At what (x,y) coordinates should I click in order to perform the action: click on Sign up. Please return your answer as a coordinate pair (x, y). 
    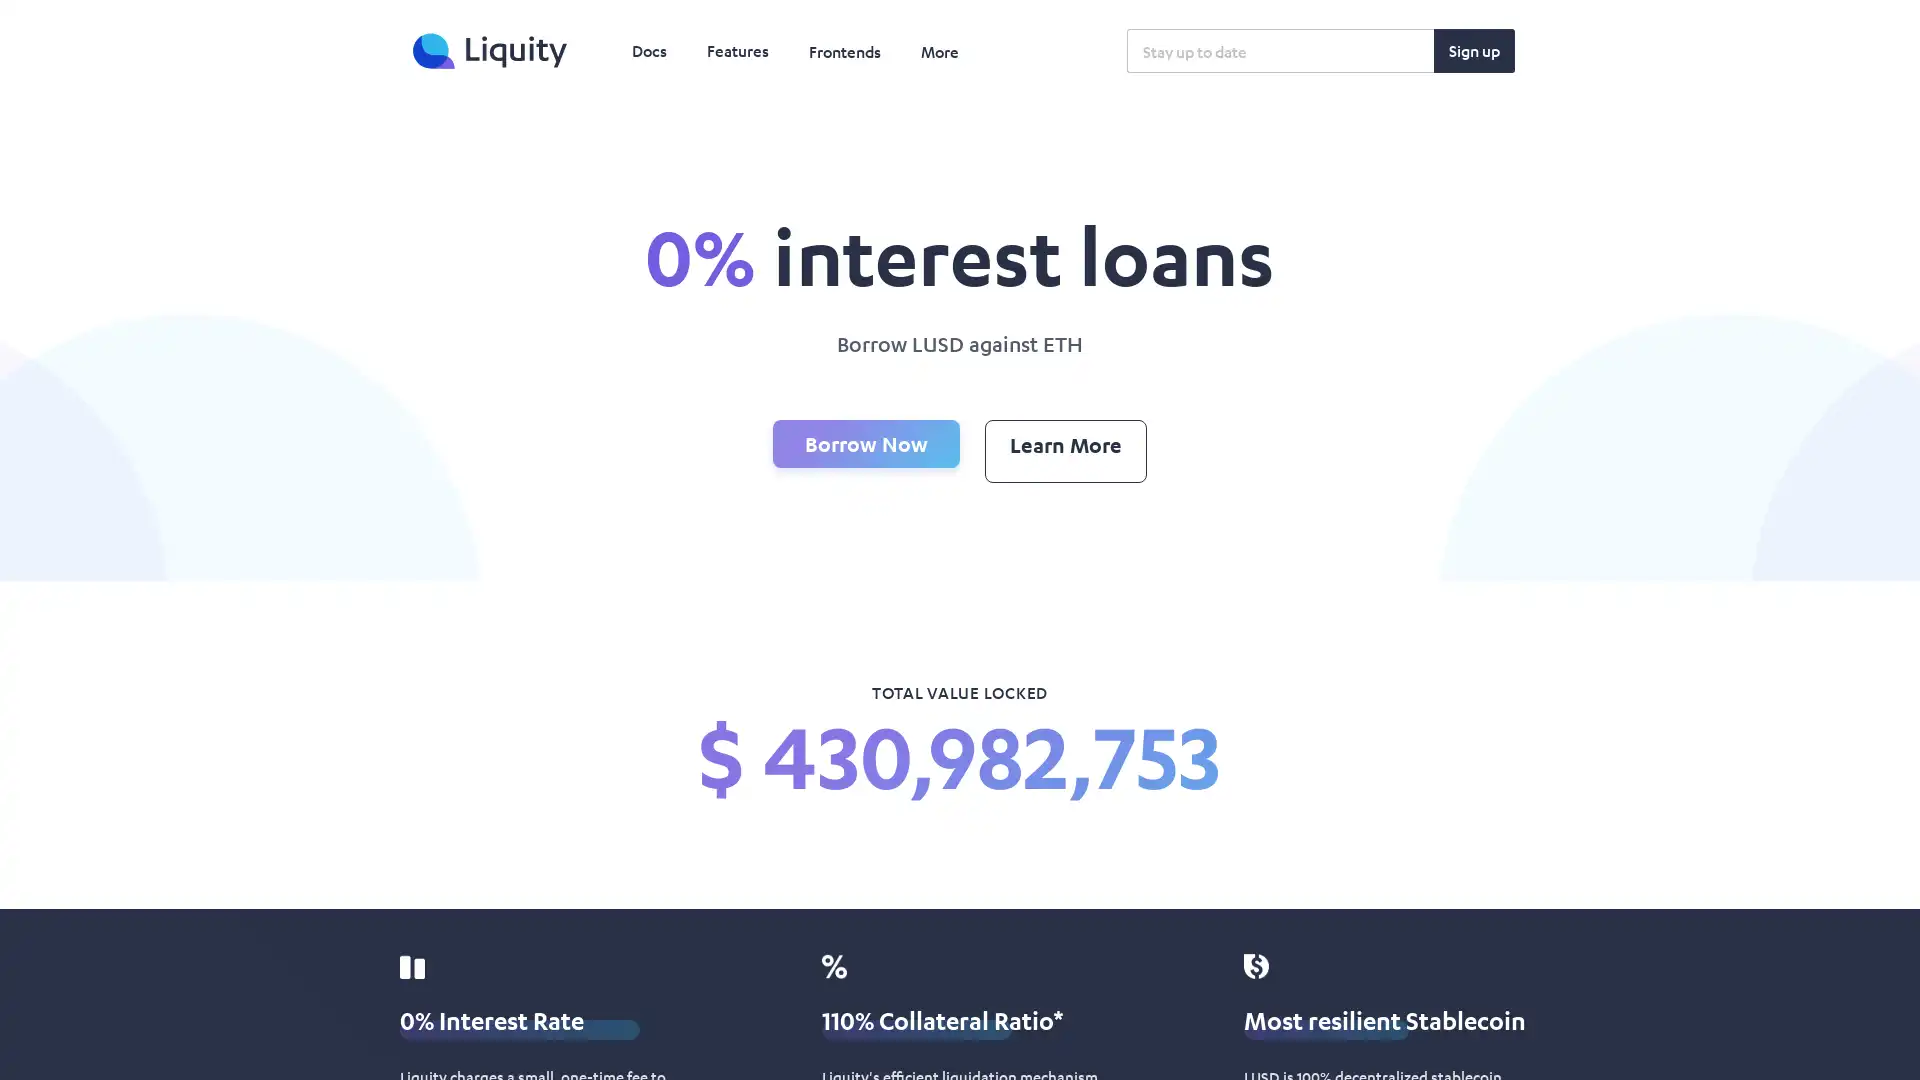
    Looking at the image, I should click on (1474, 49).